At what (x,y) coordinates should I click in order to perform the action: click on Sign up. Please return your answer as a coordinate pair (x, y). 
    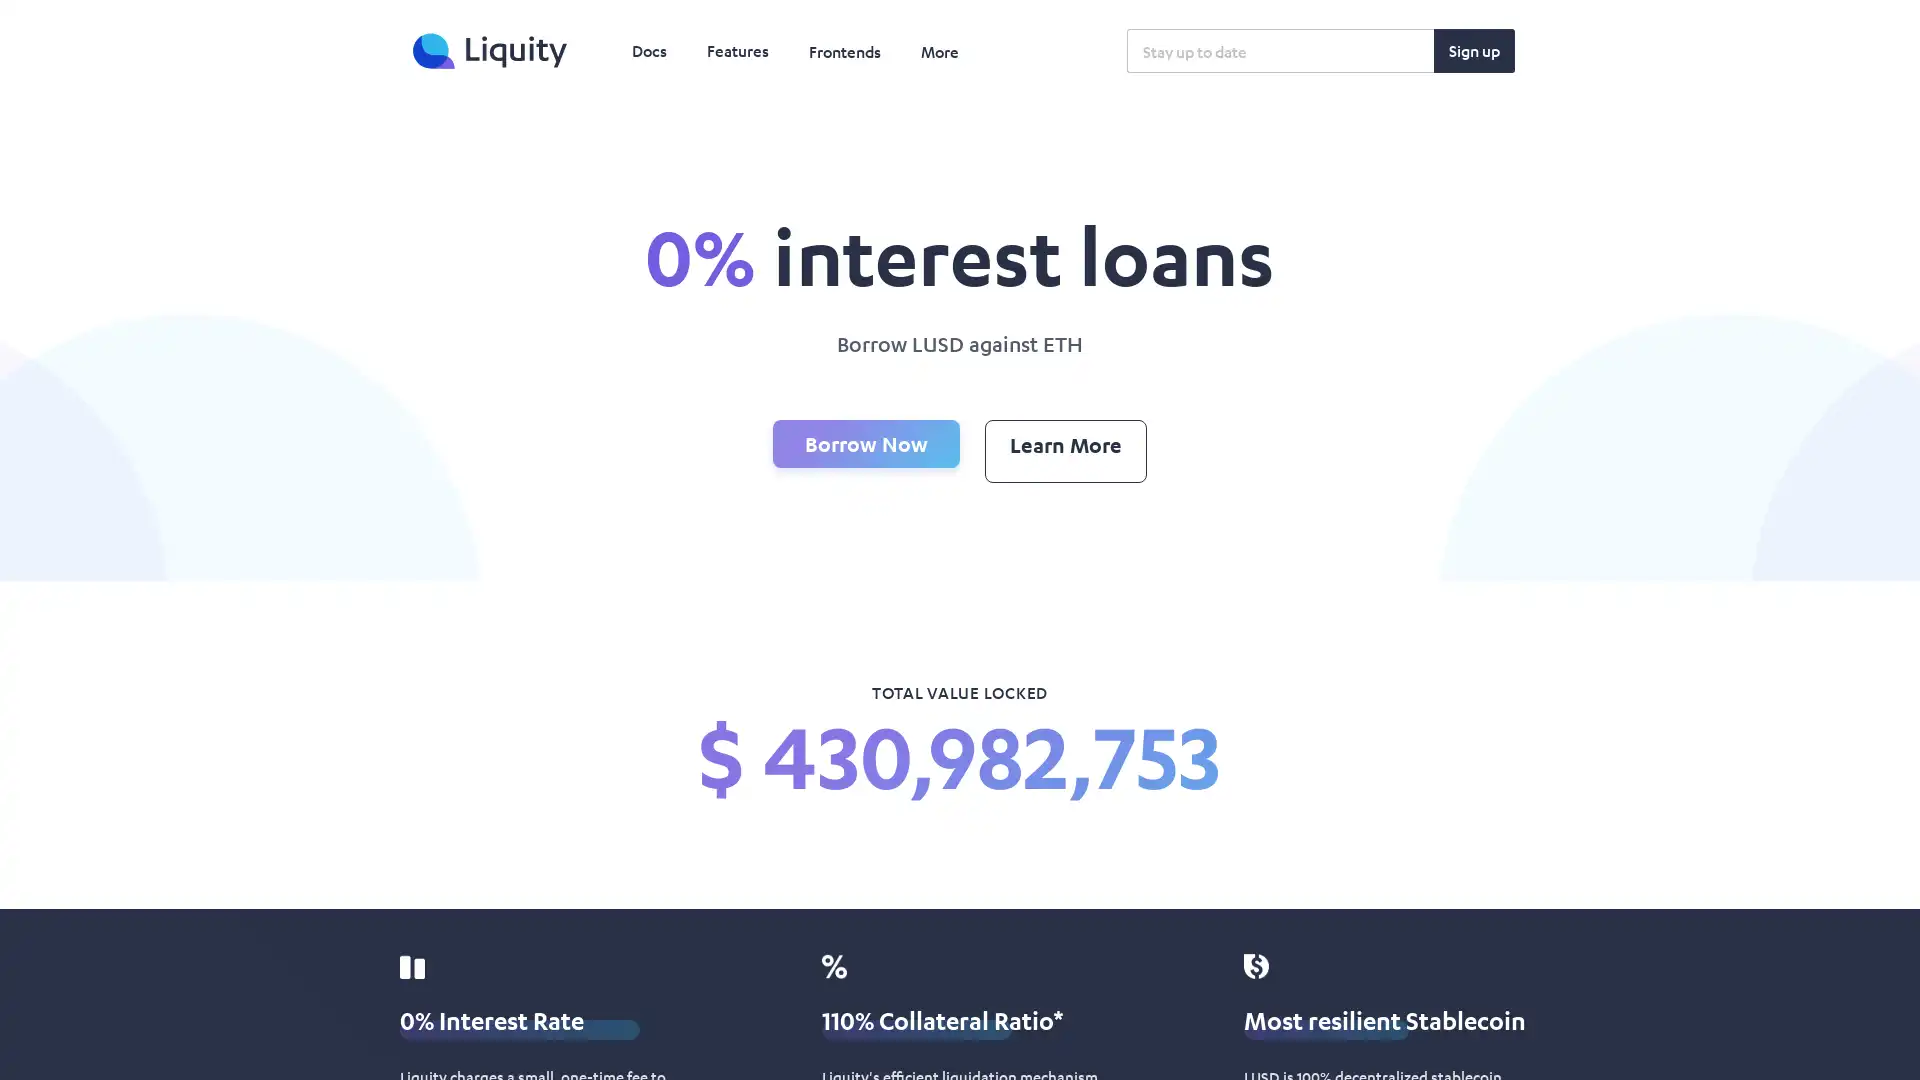
    Looking at the image, I should click on (1474, 49).